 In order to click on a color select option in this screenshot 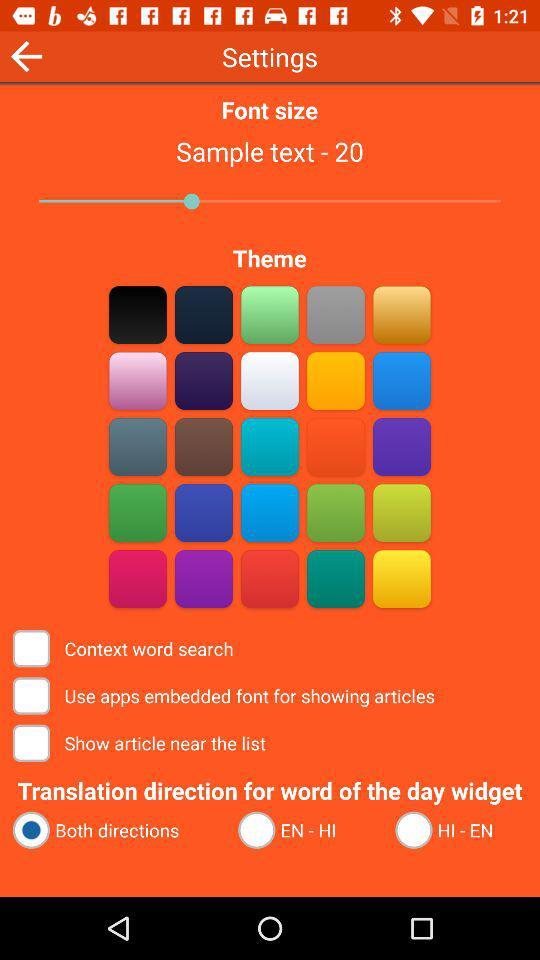, I will do `click(270, 446)`.